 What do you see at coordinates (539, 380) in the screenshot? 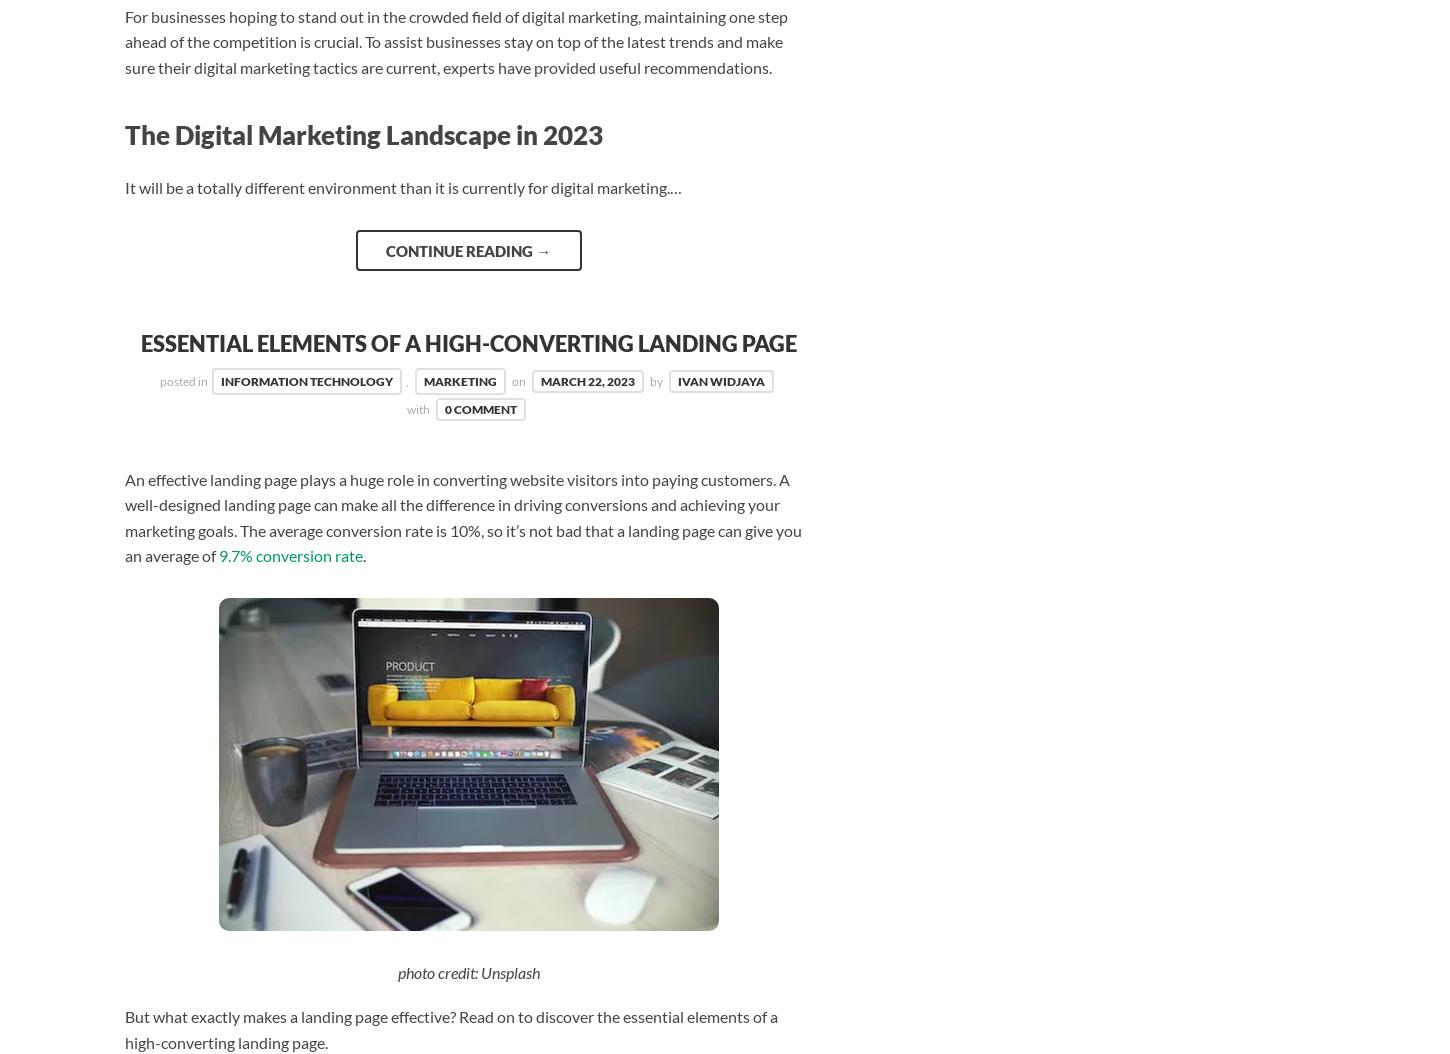
I see `'March 22, 2023'` at bounding box center [539, 380].